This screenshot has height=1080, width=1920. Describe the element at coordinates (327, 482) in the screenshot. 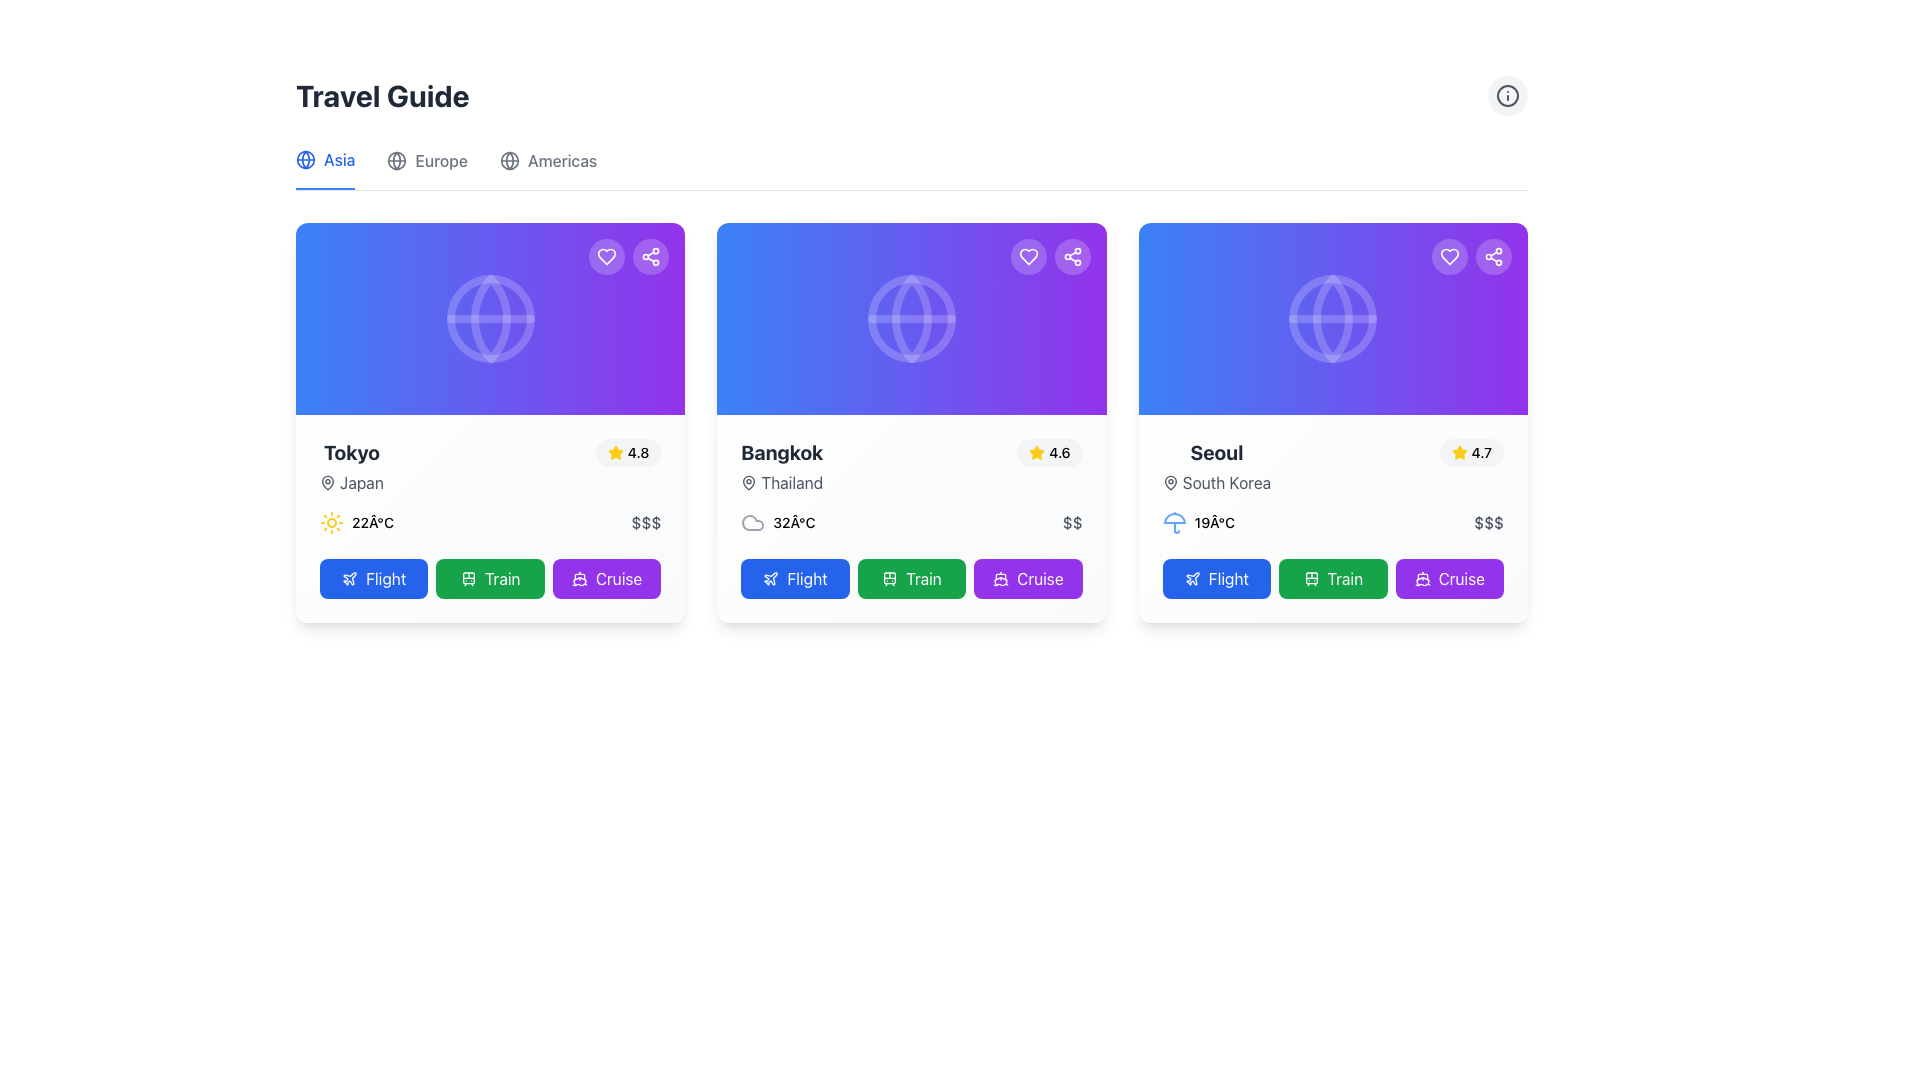

I see `the geographical location icon located to the immediate left of the text 'Japan' in the first card of the row, if it is linked to an action` at that location.